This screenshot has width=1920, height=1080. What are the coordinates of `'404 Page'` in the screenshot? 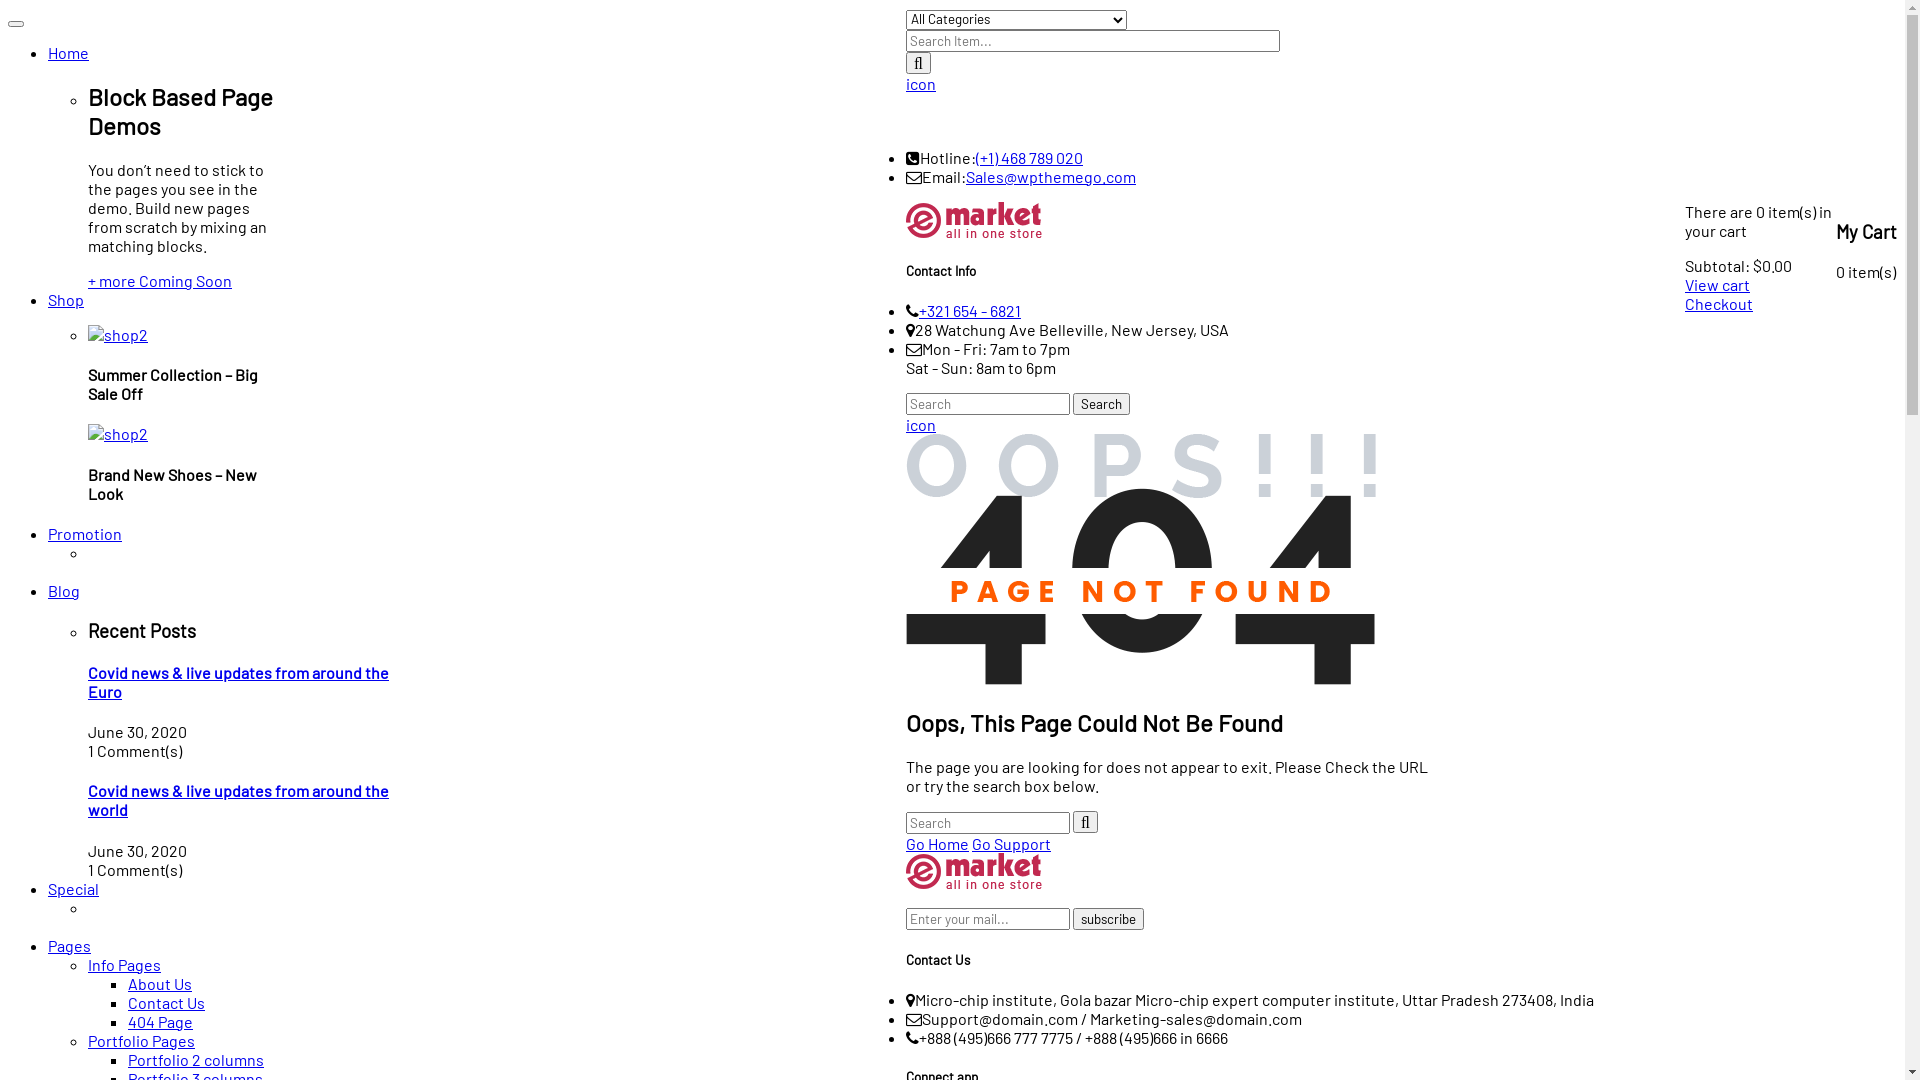 It's located at (160, 1021).